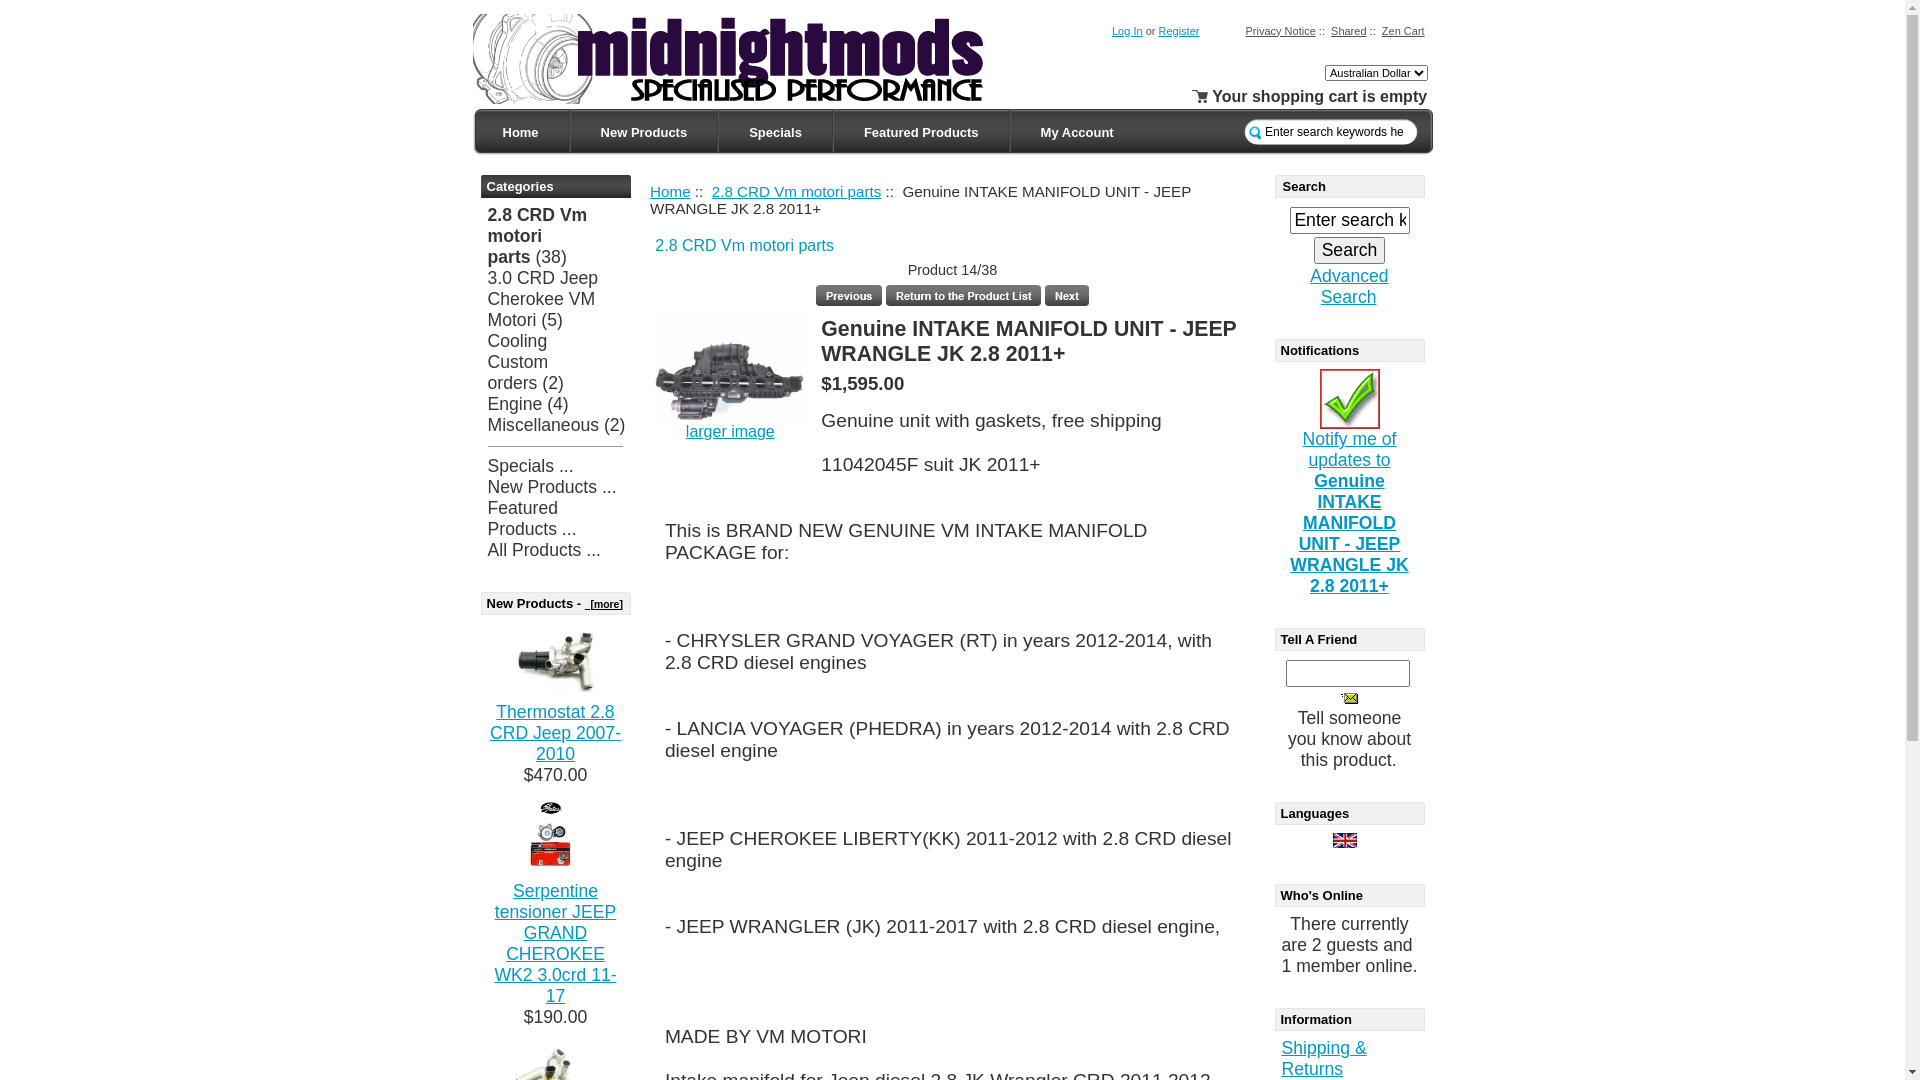  Describe the element at coordinates (515, 404) in the screenshot. I see `'Engine'` at that location.